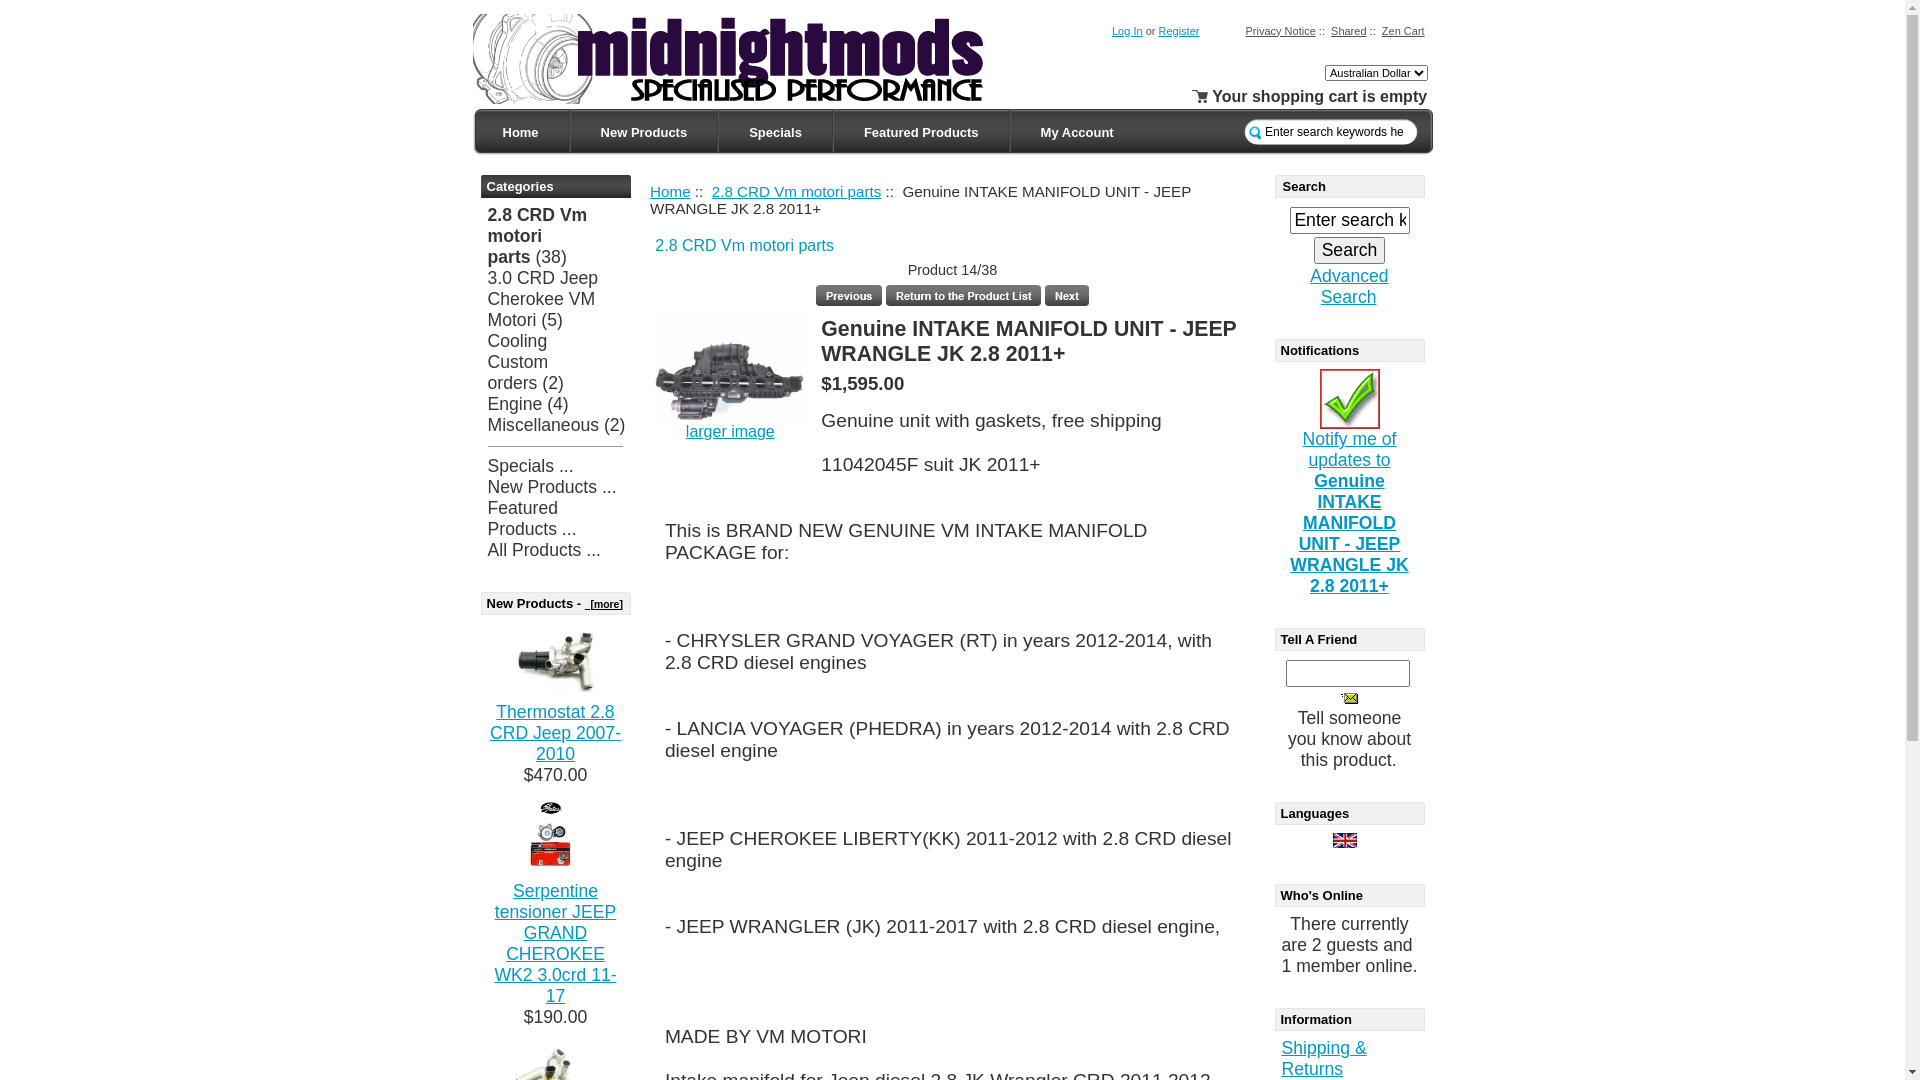  Describe the element at coordinates (515, 404) in the screenshot. I see `'Engine'` at that location.